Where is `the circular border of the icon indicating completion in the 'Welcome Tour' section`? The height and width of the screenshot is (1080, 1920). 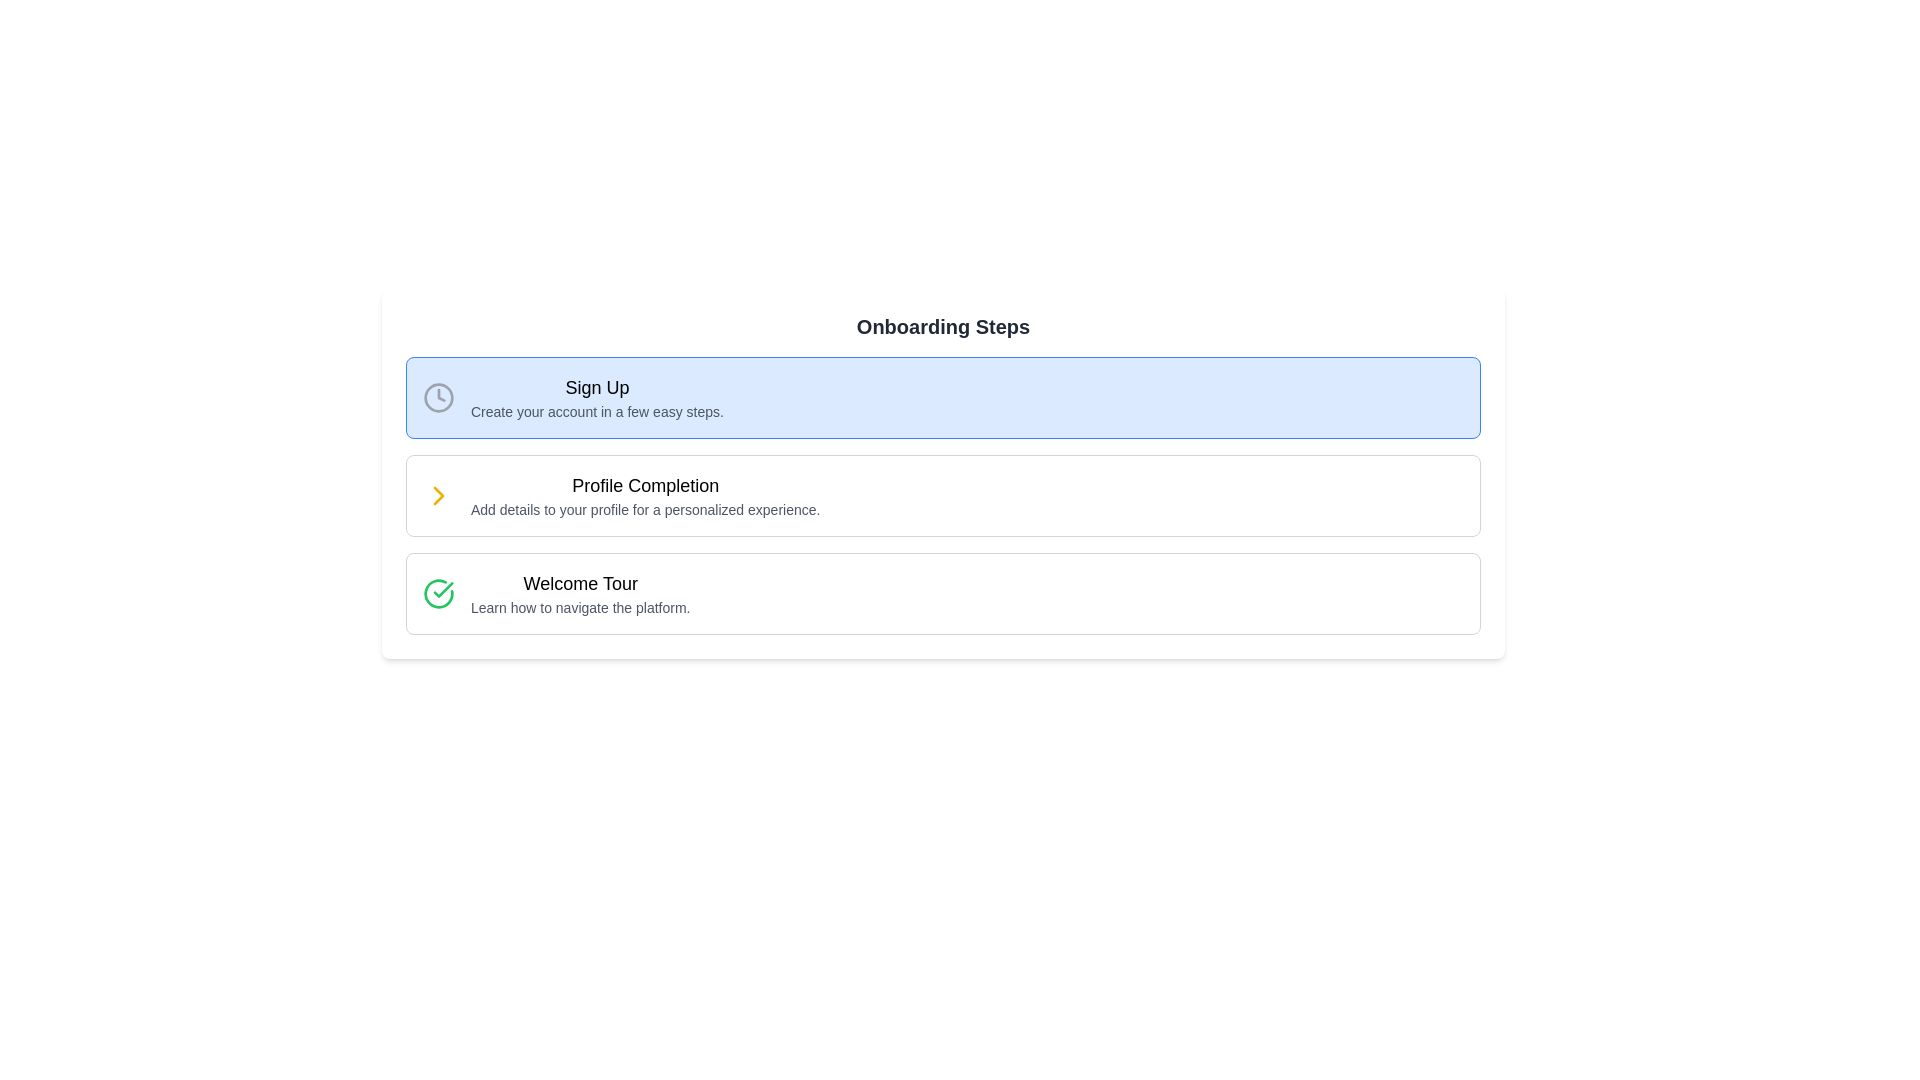 the circular border of the icon indicating completion in the 'Welcome Tour' section is located at coordinates (437, 593).